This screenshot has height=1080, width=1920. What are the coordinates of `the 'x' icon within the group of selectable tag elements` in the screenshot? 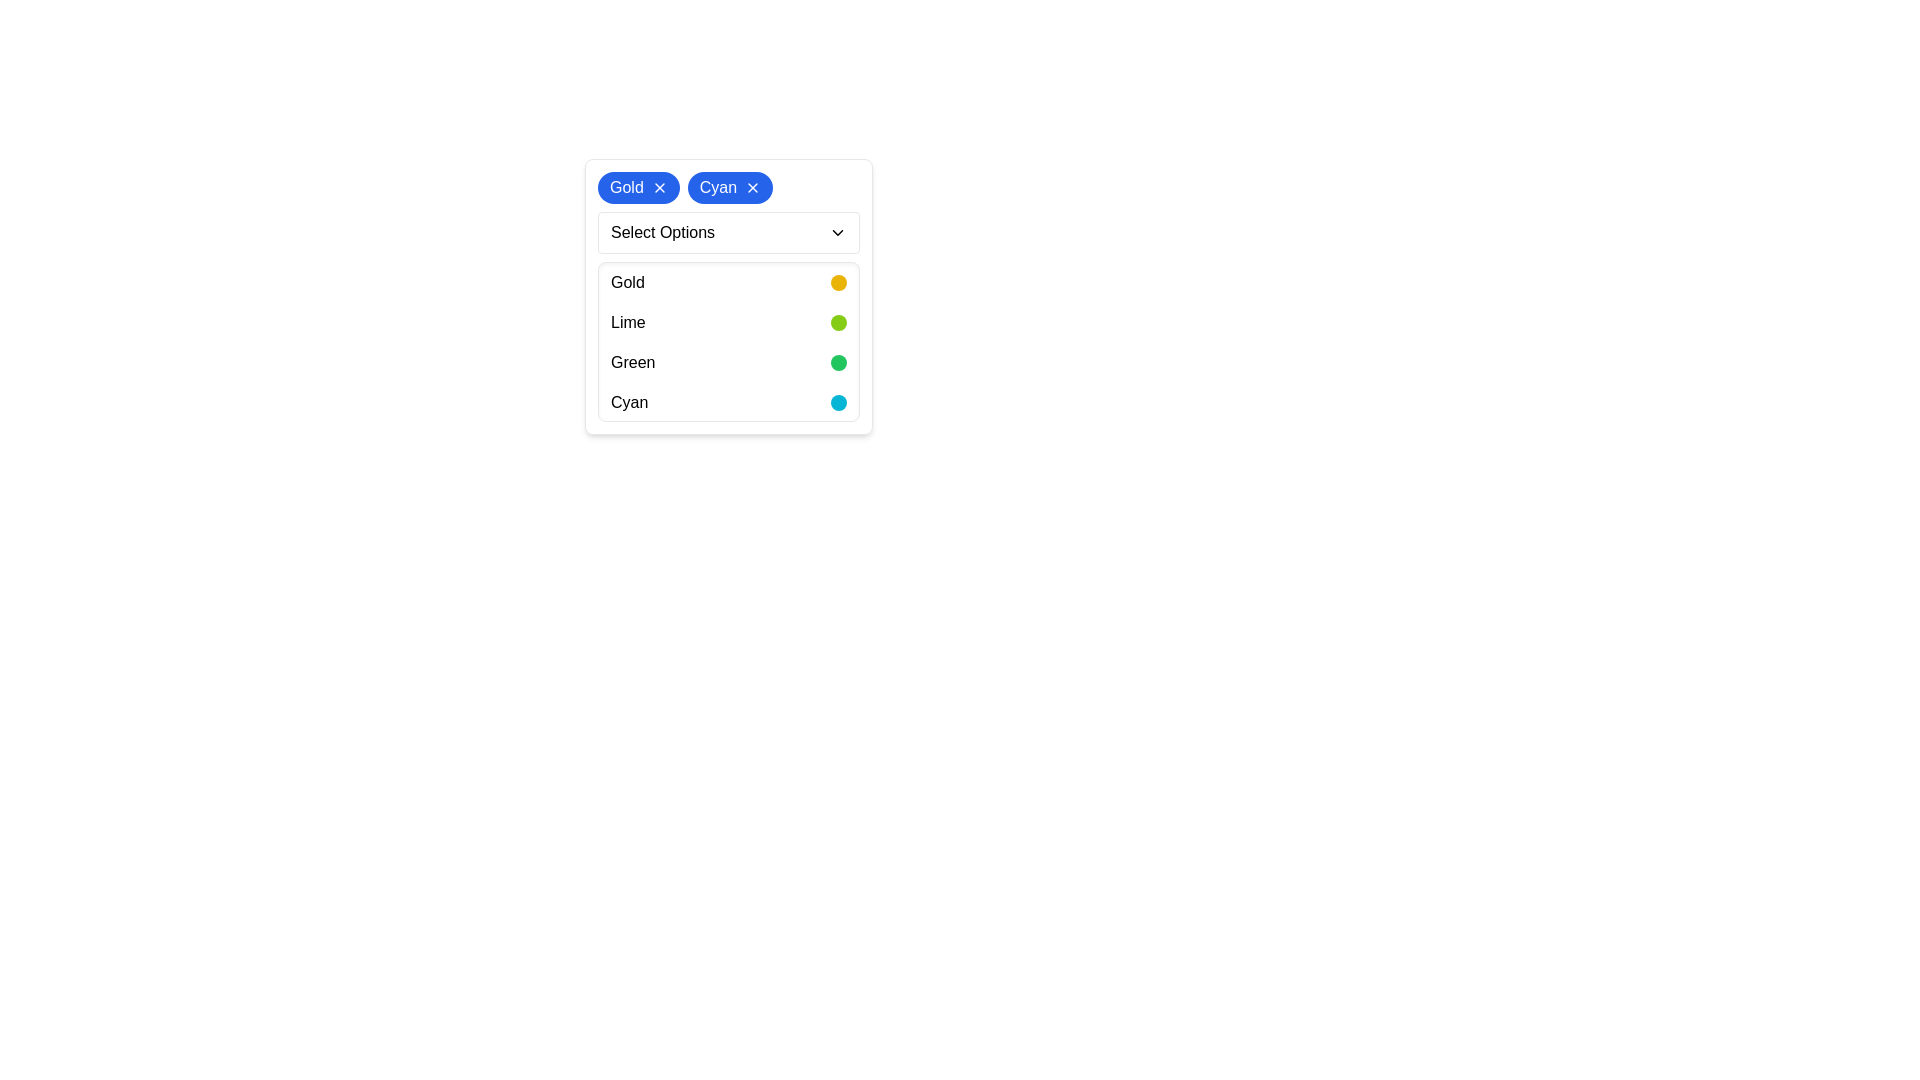 It's located at (728, 188).